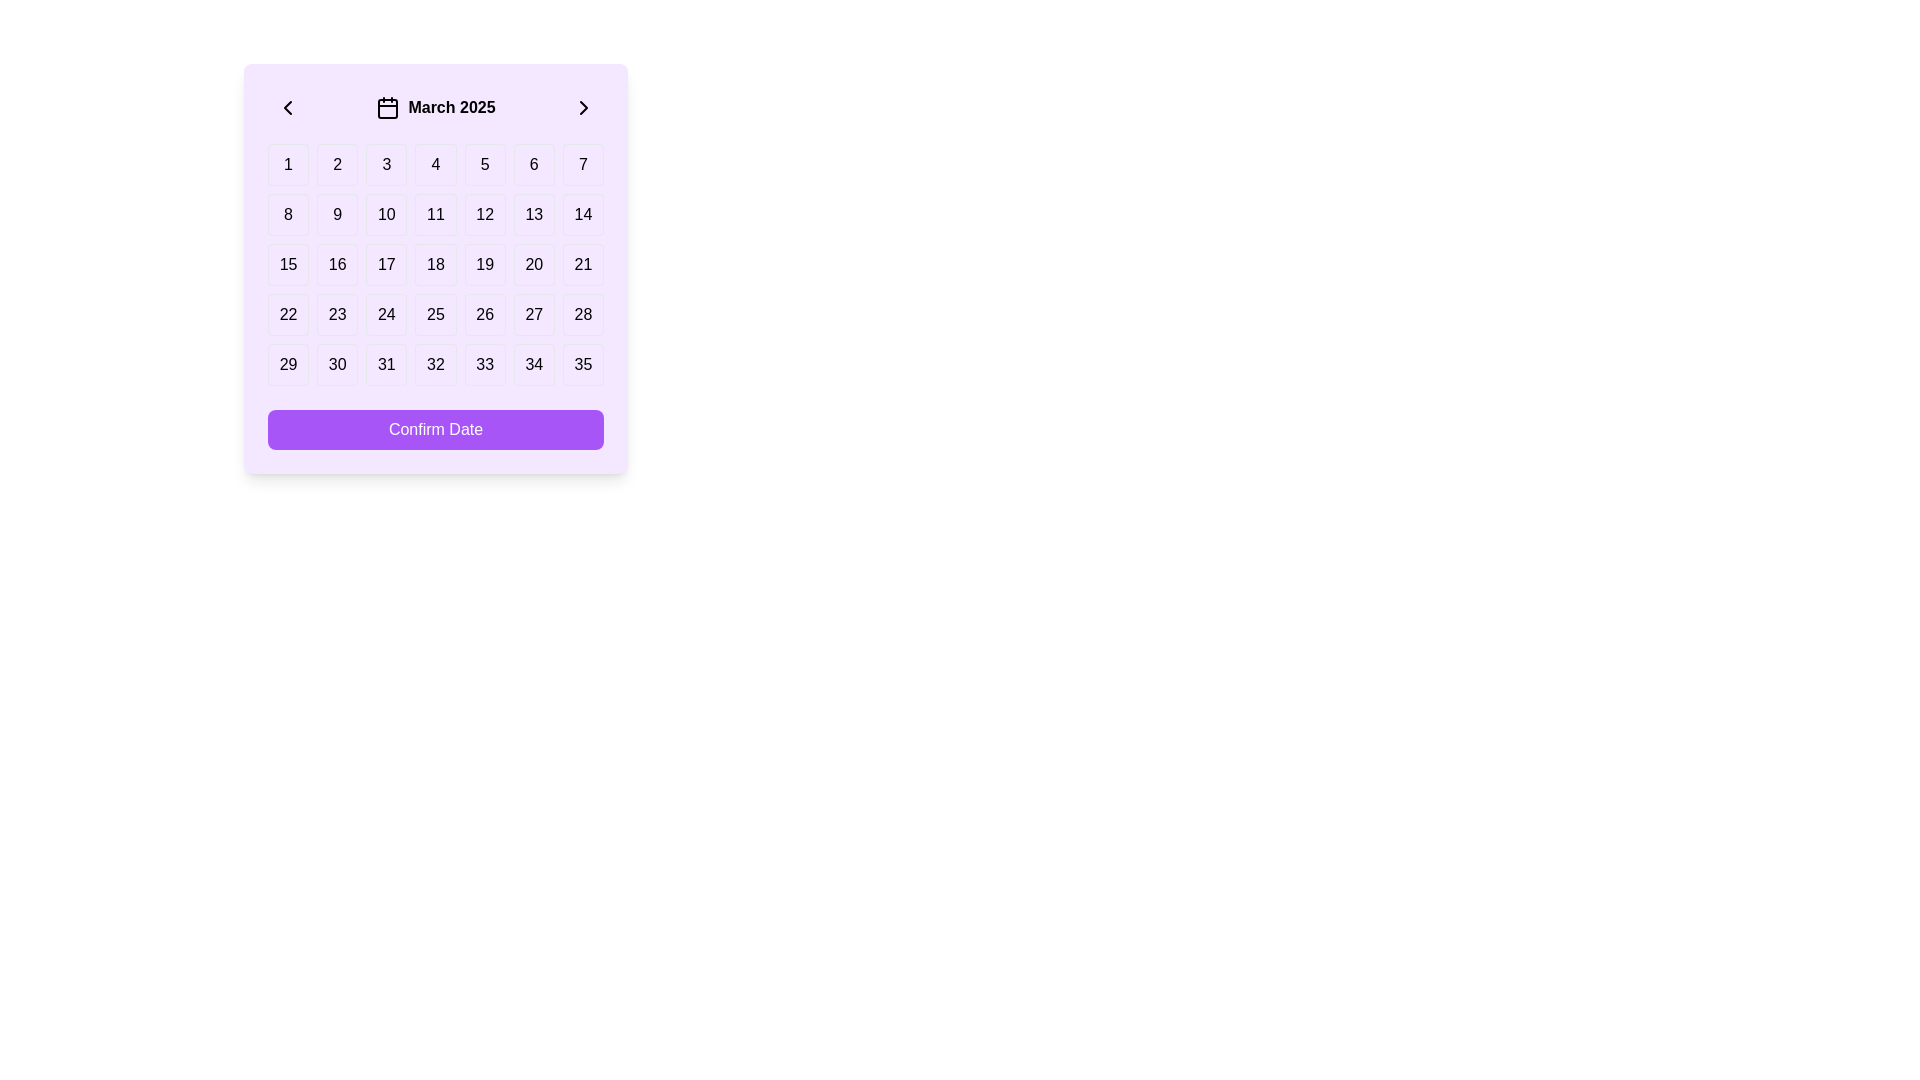  Describe the element at coordinates (337, 365) in the screenshot. I see `the static text box displaying the date '30', which is the second box in the last row of a 7-column grid structure` at that location.